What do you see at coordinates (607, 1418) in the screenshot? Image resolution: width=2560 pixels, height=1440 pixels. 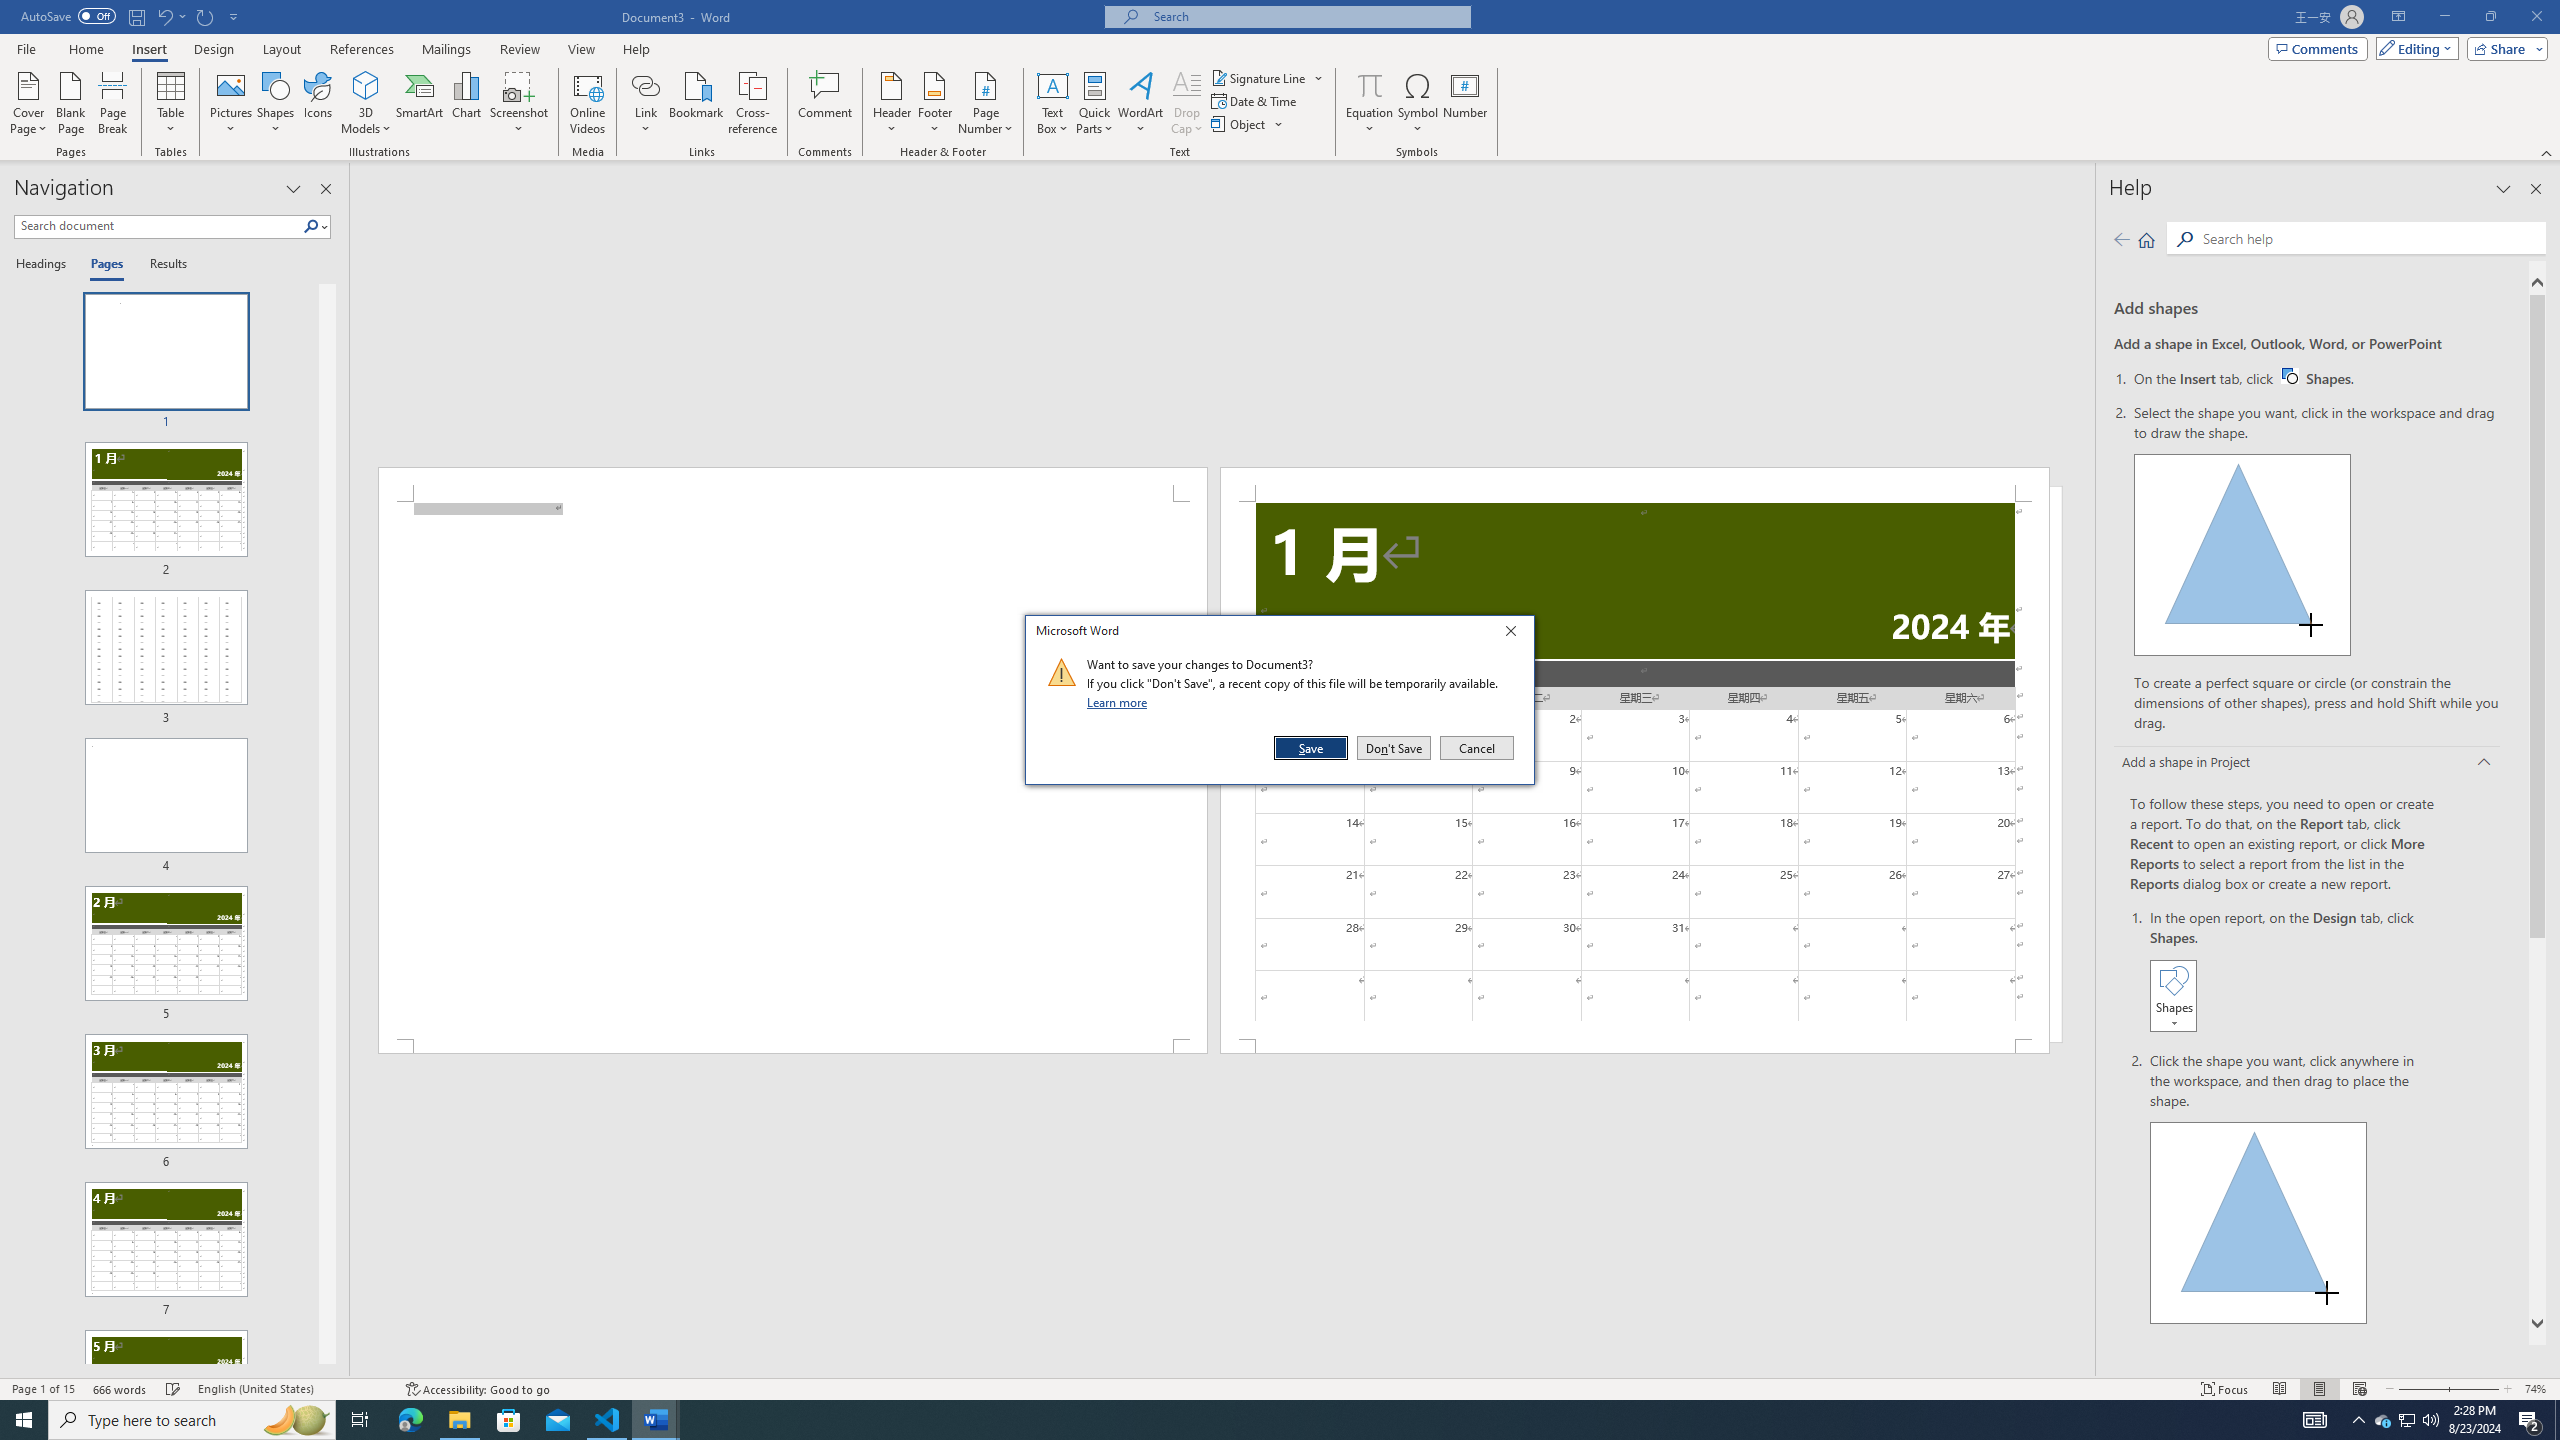 I see `'Visual Studio Code - 1 running window'` at bounding box center [607, 1418].